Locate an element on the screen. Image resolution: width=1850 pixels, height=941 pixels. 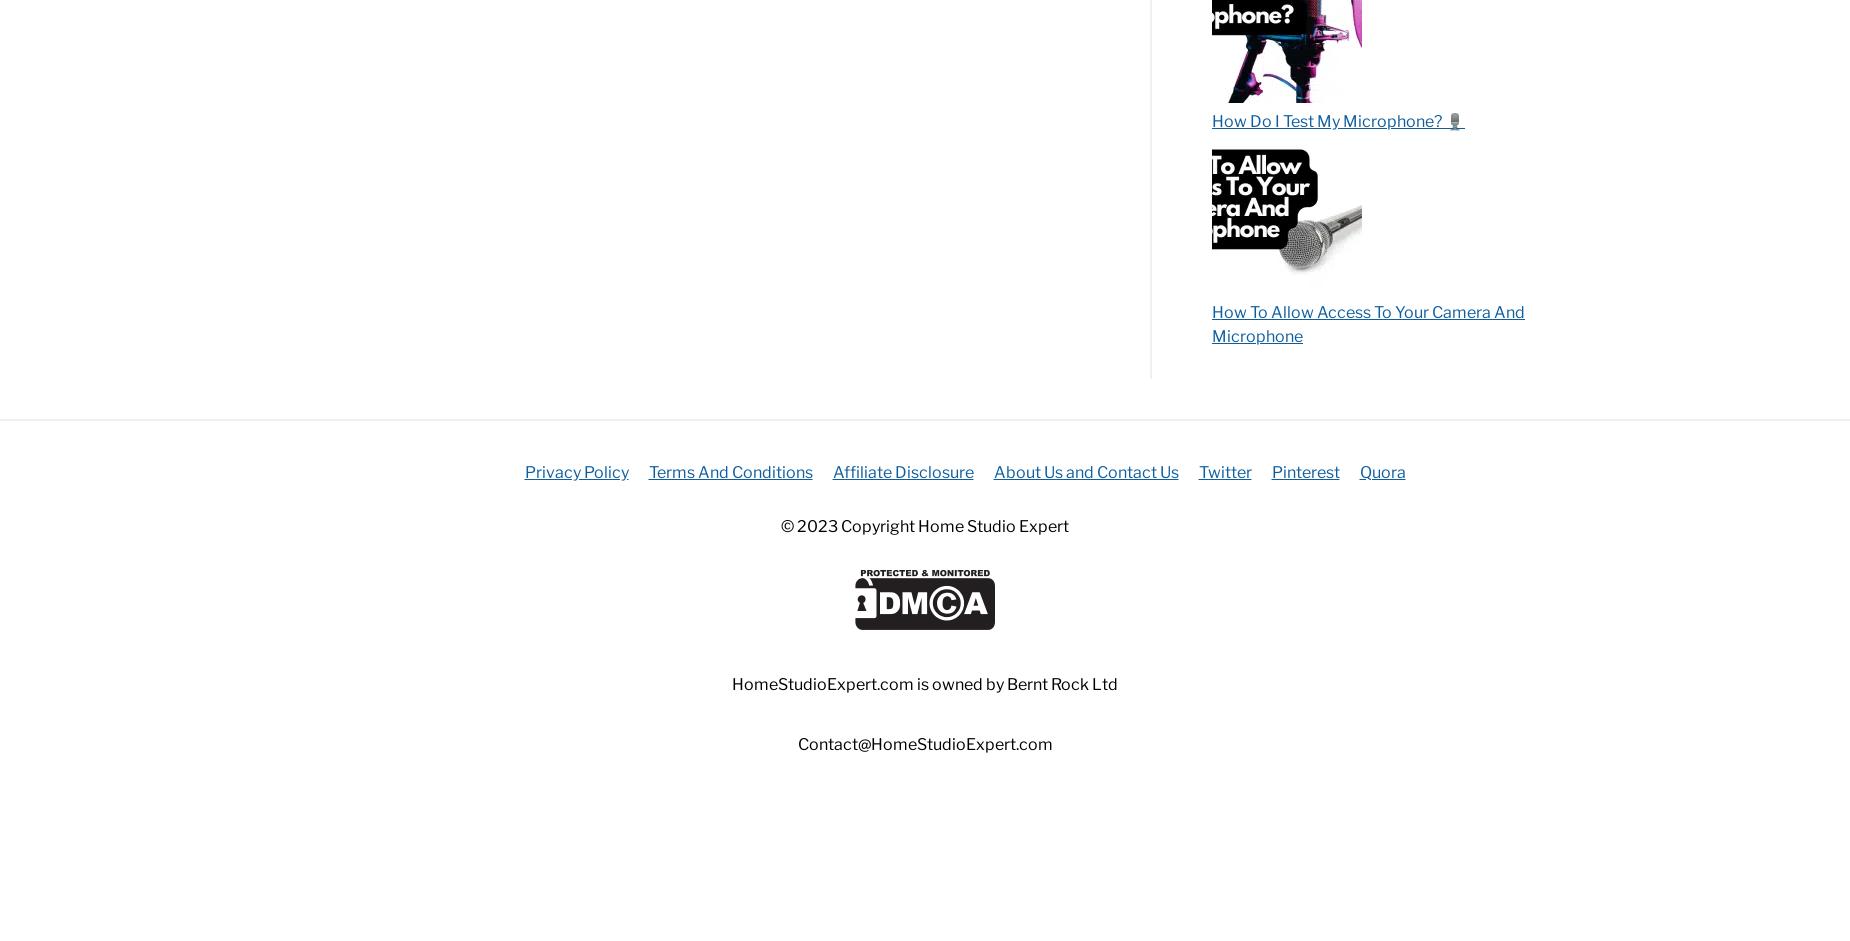
'How To Allow Access To Your Camera And Microphone' is located at coordinates (1367, 322).